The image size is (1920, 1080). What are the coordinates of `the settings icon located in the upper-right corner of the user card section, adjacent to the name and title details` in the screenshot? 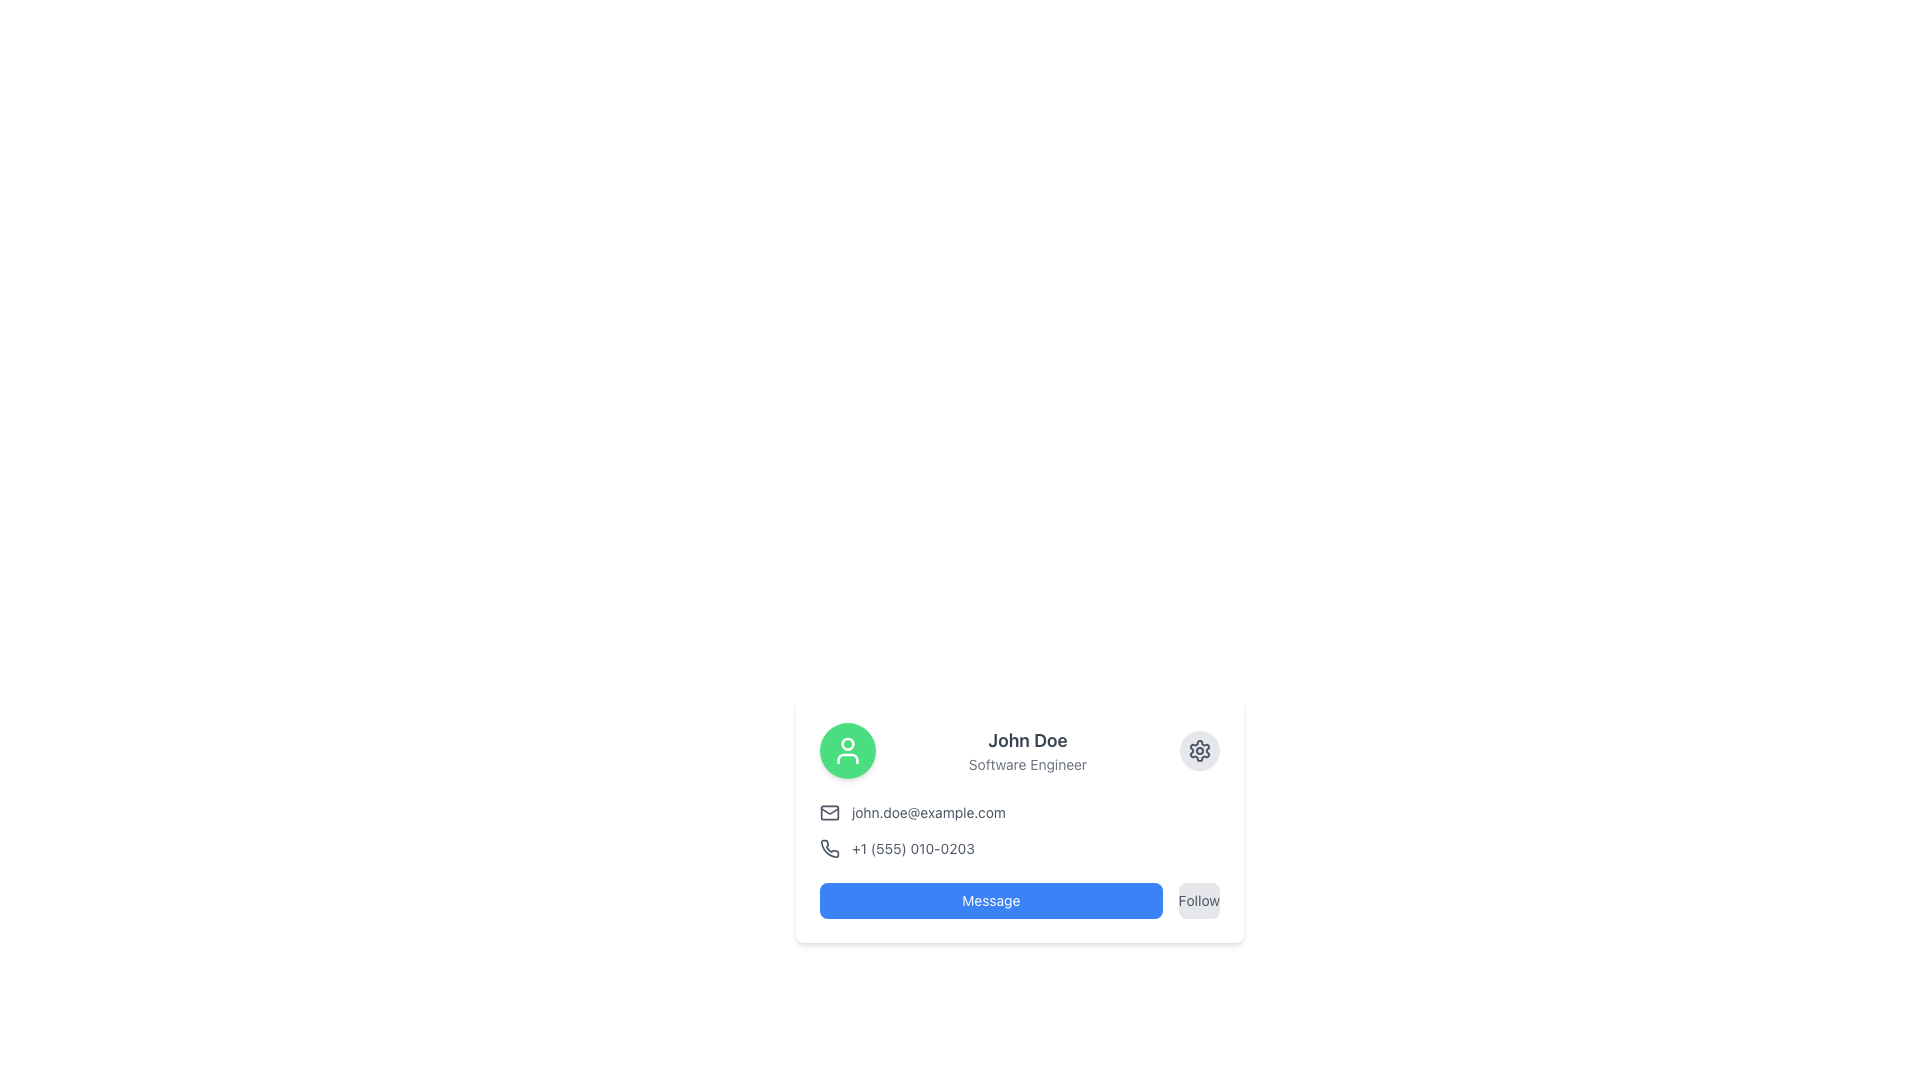 It's located at (1200, 751).